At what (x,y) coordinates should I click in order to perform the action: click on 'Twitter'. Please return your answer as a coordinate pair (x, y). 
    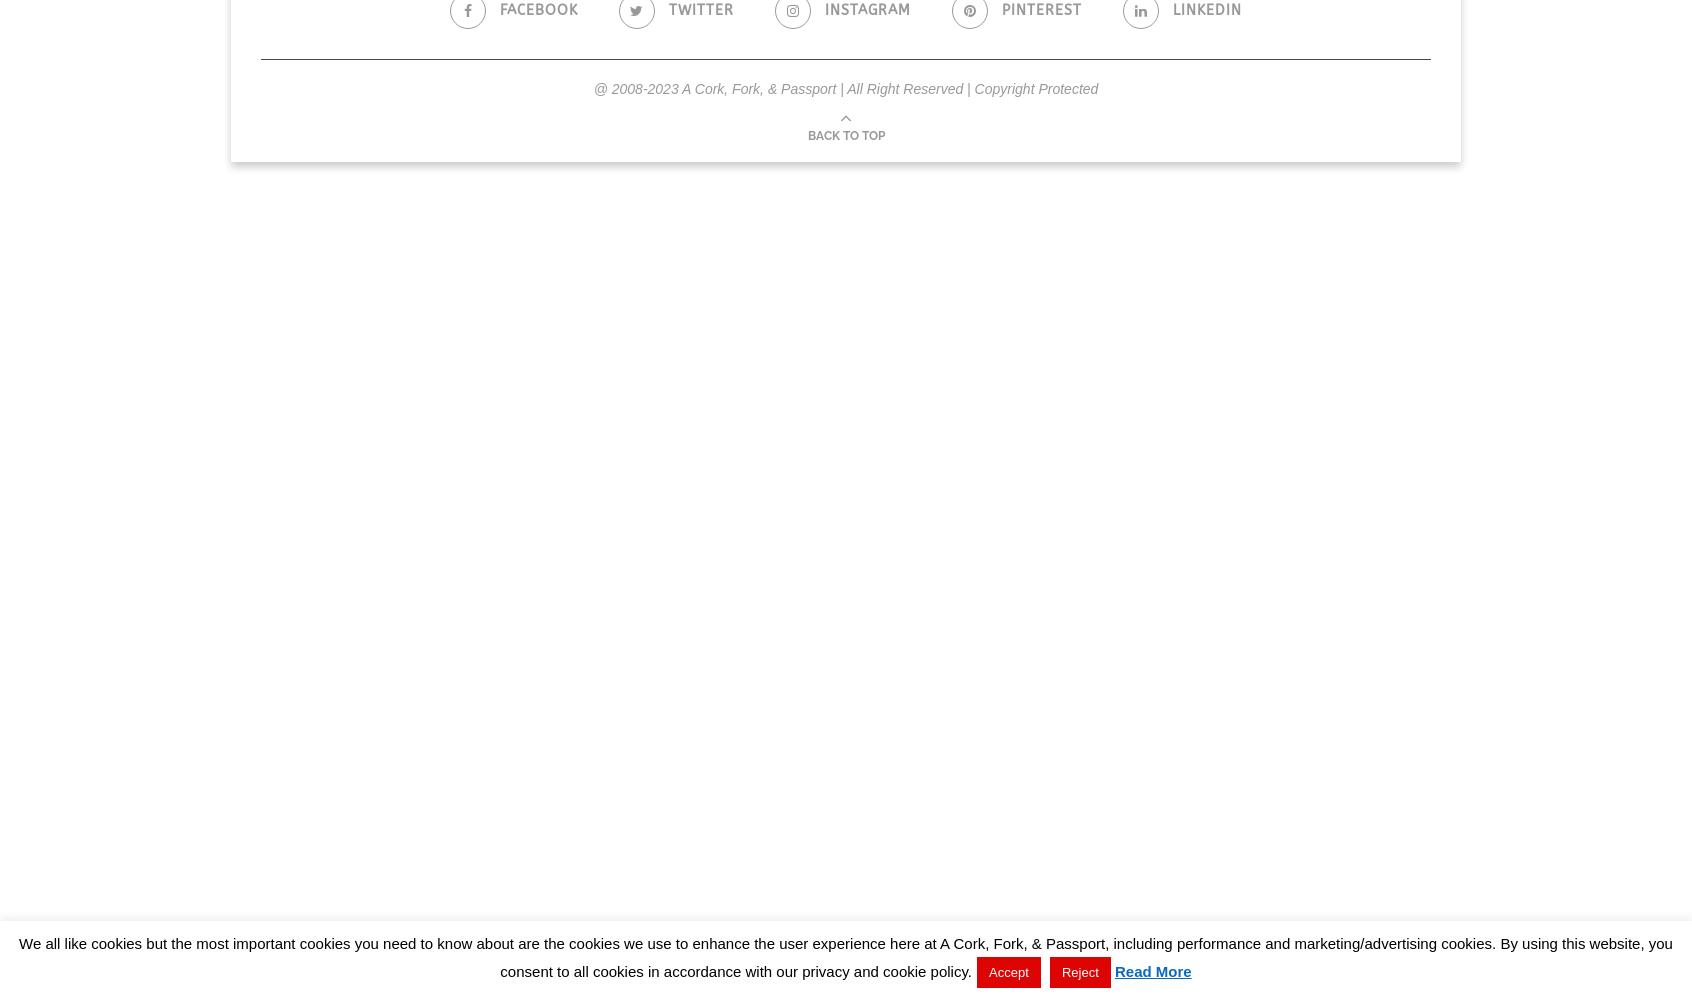
    Looking at the image, I should click on (700, 10).